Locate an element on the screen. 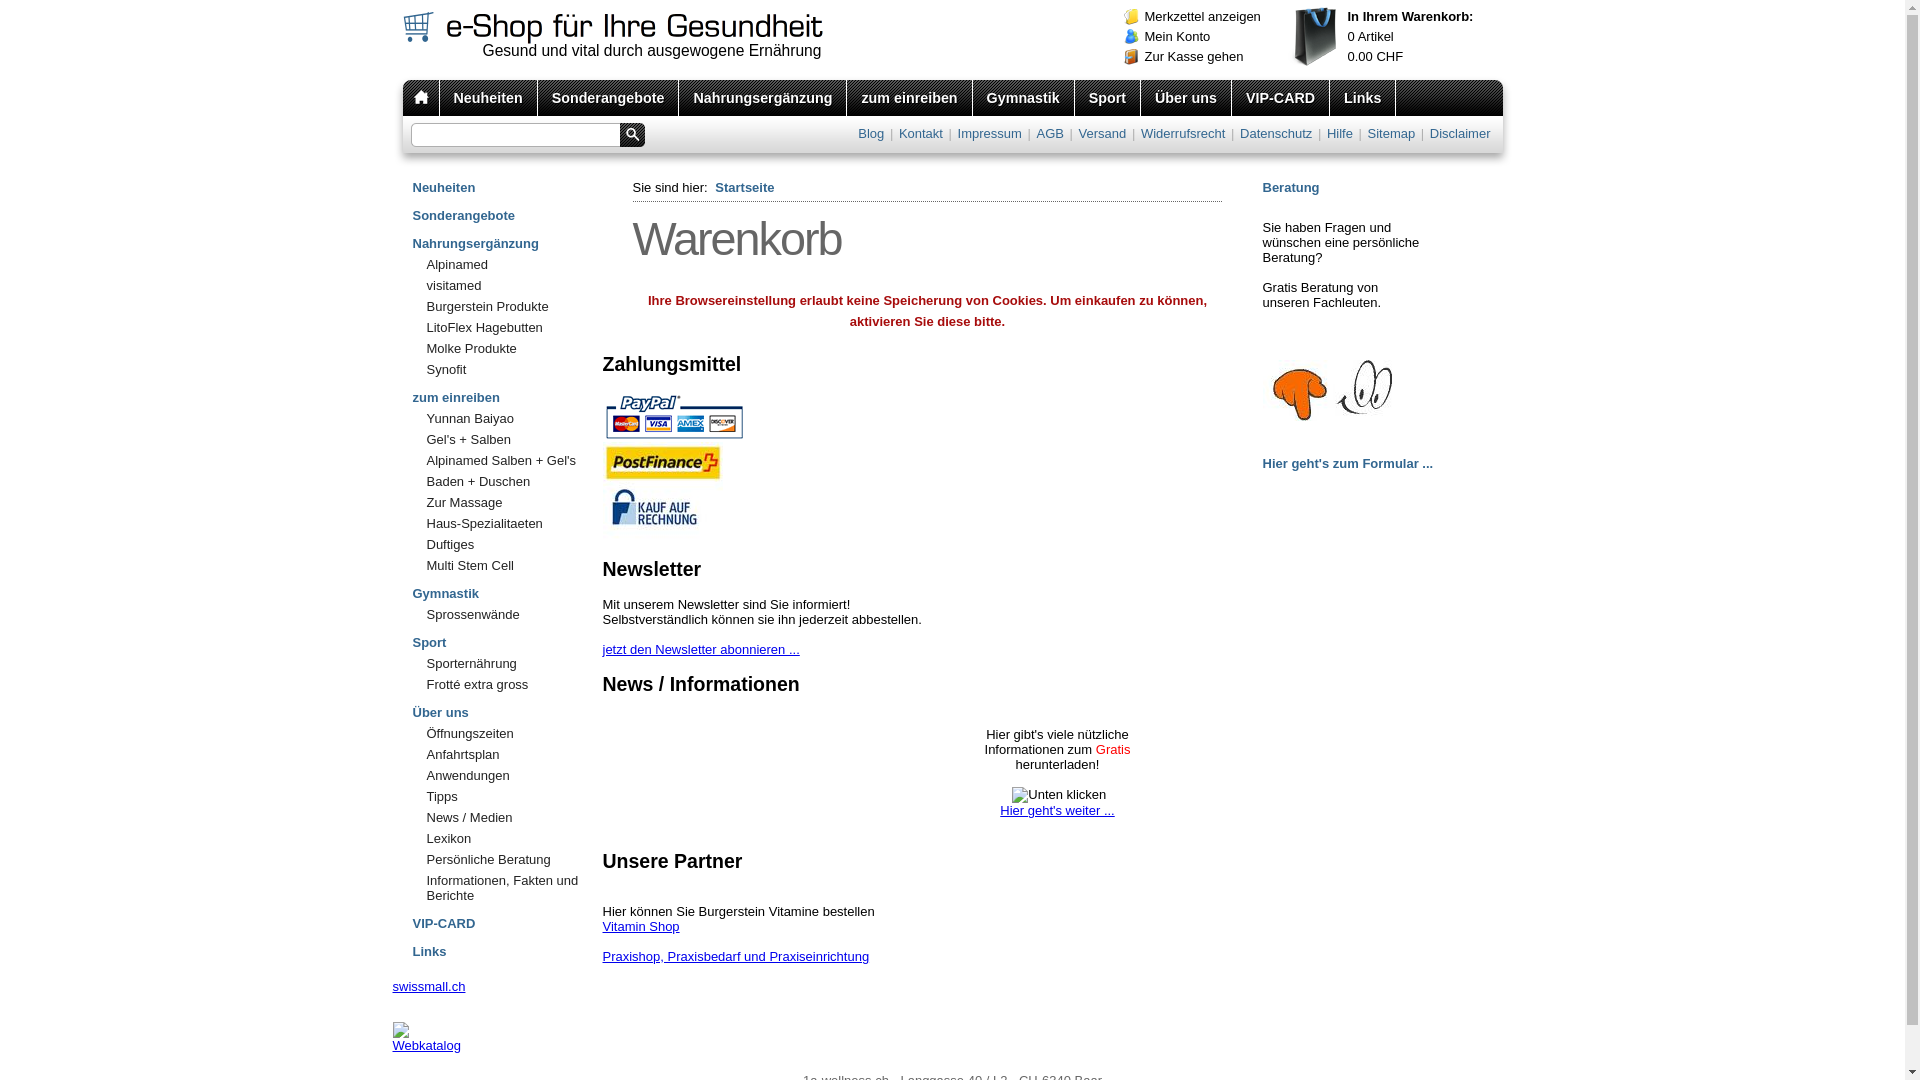 Image resolution: width=1920 pixels, height=1080 pixels. 'Sitemap' is located at coordinates (1365, 133).